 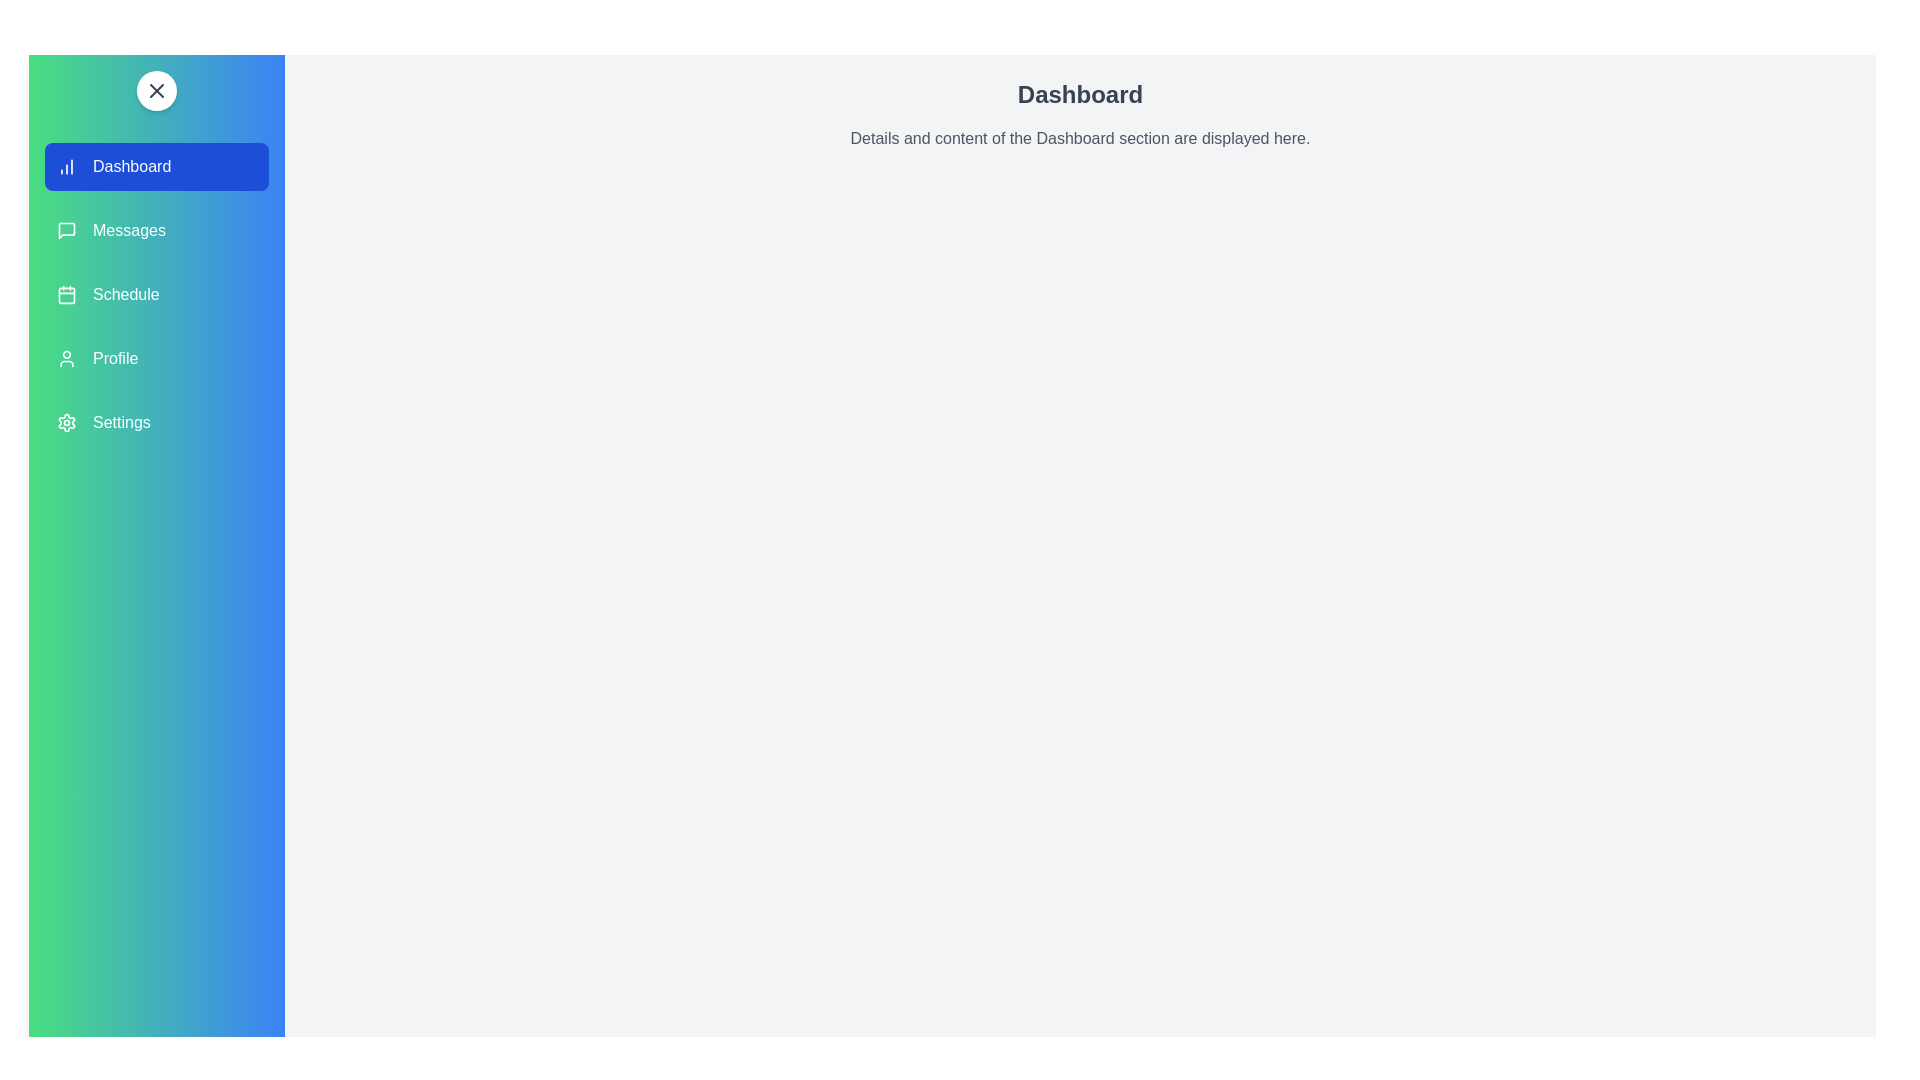 I want to click on the navigation section Settings by clicking on its corresponding area, so click(x=156, y=422).